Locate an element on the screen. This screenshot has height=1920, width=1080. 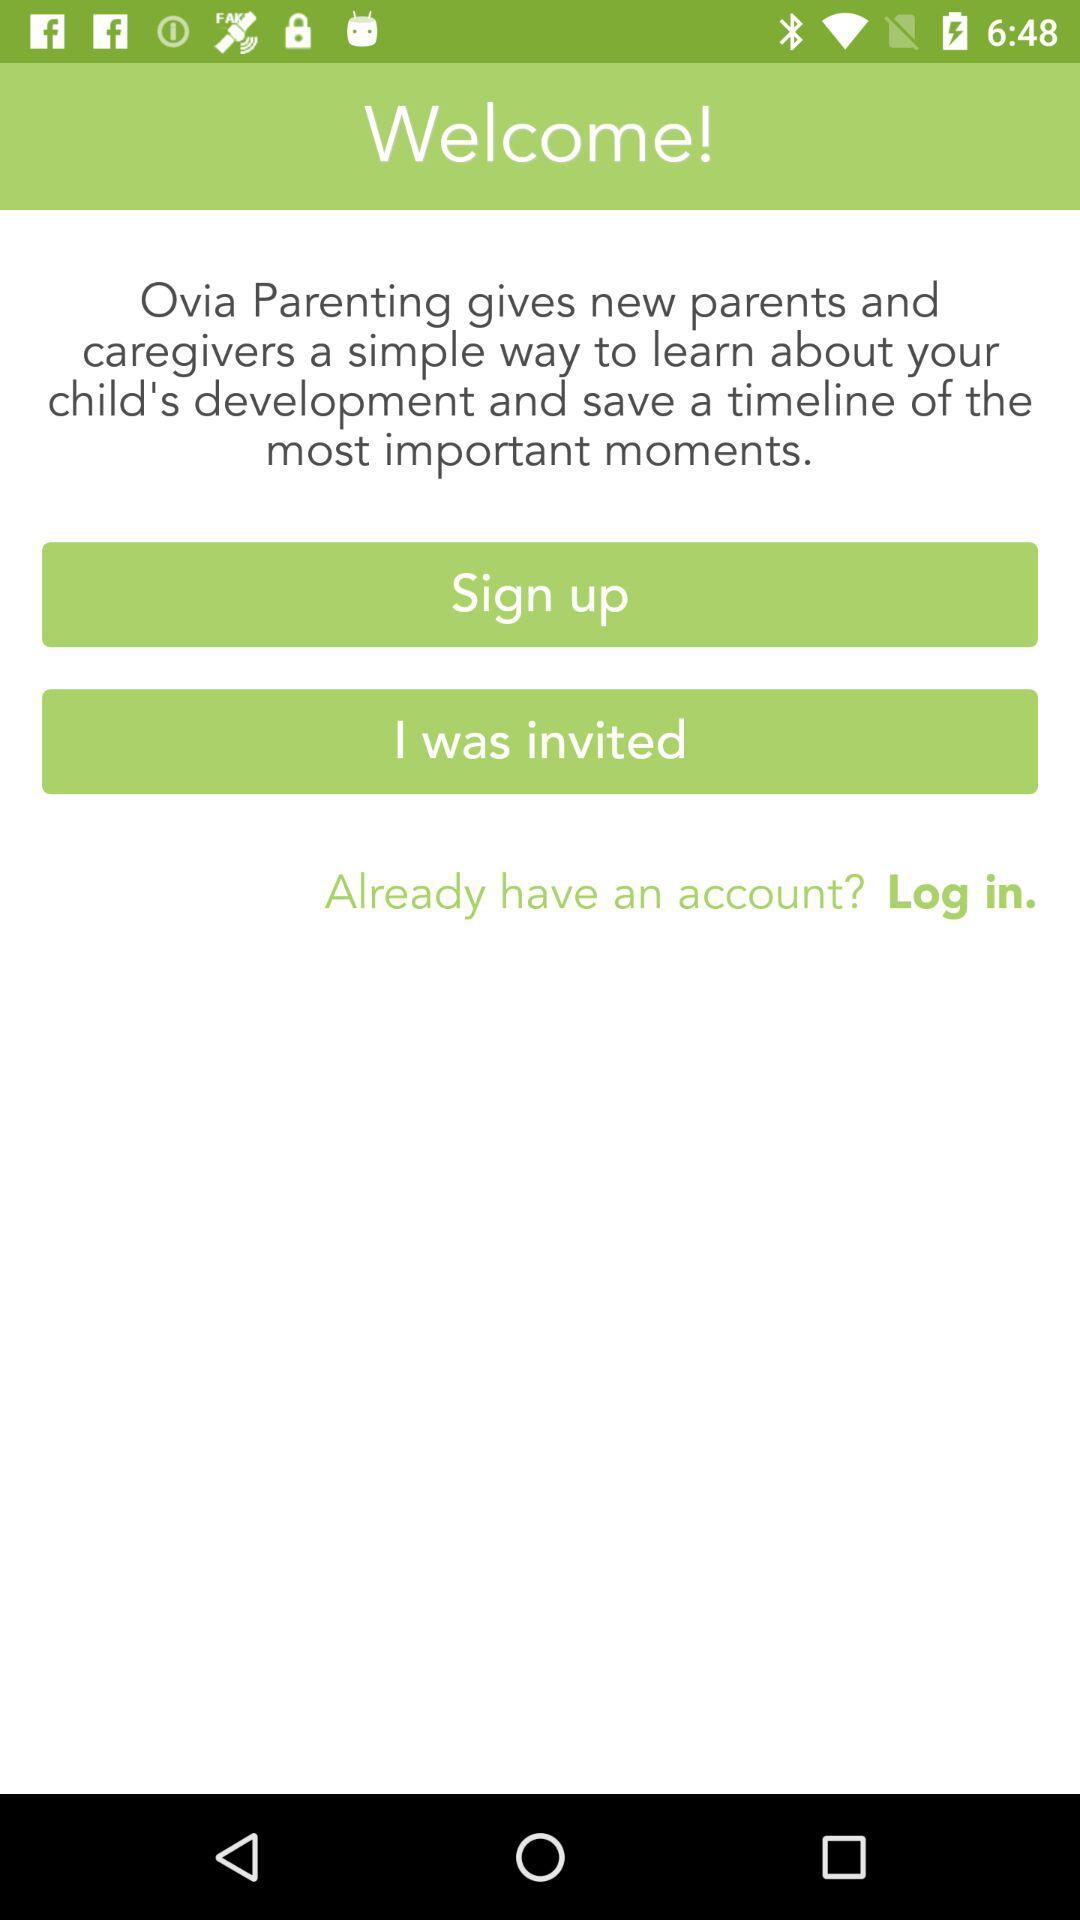
log in. is located at coordinates (950, 890).